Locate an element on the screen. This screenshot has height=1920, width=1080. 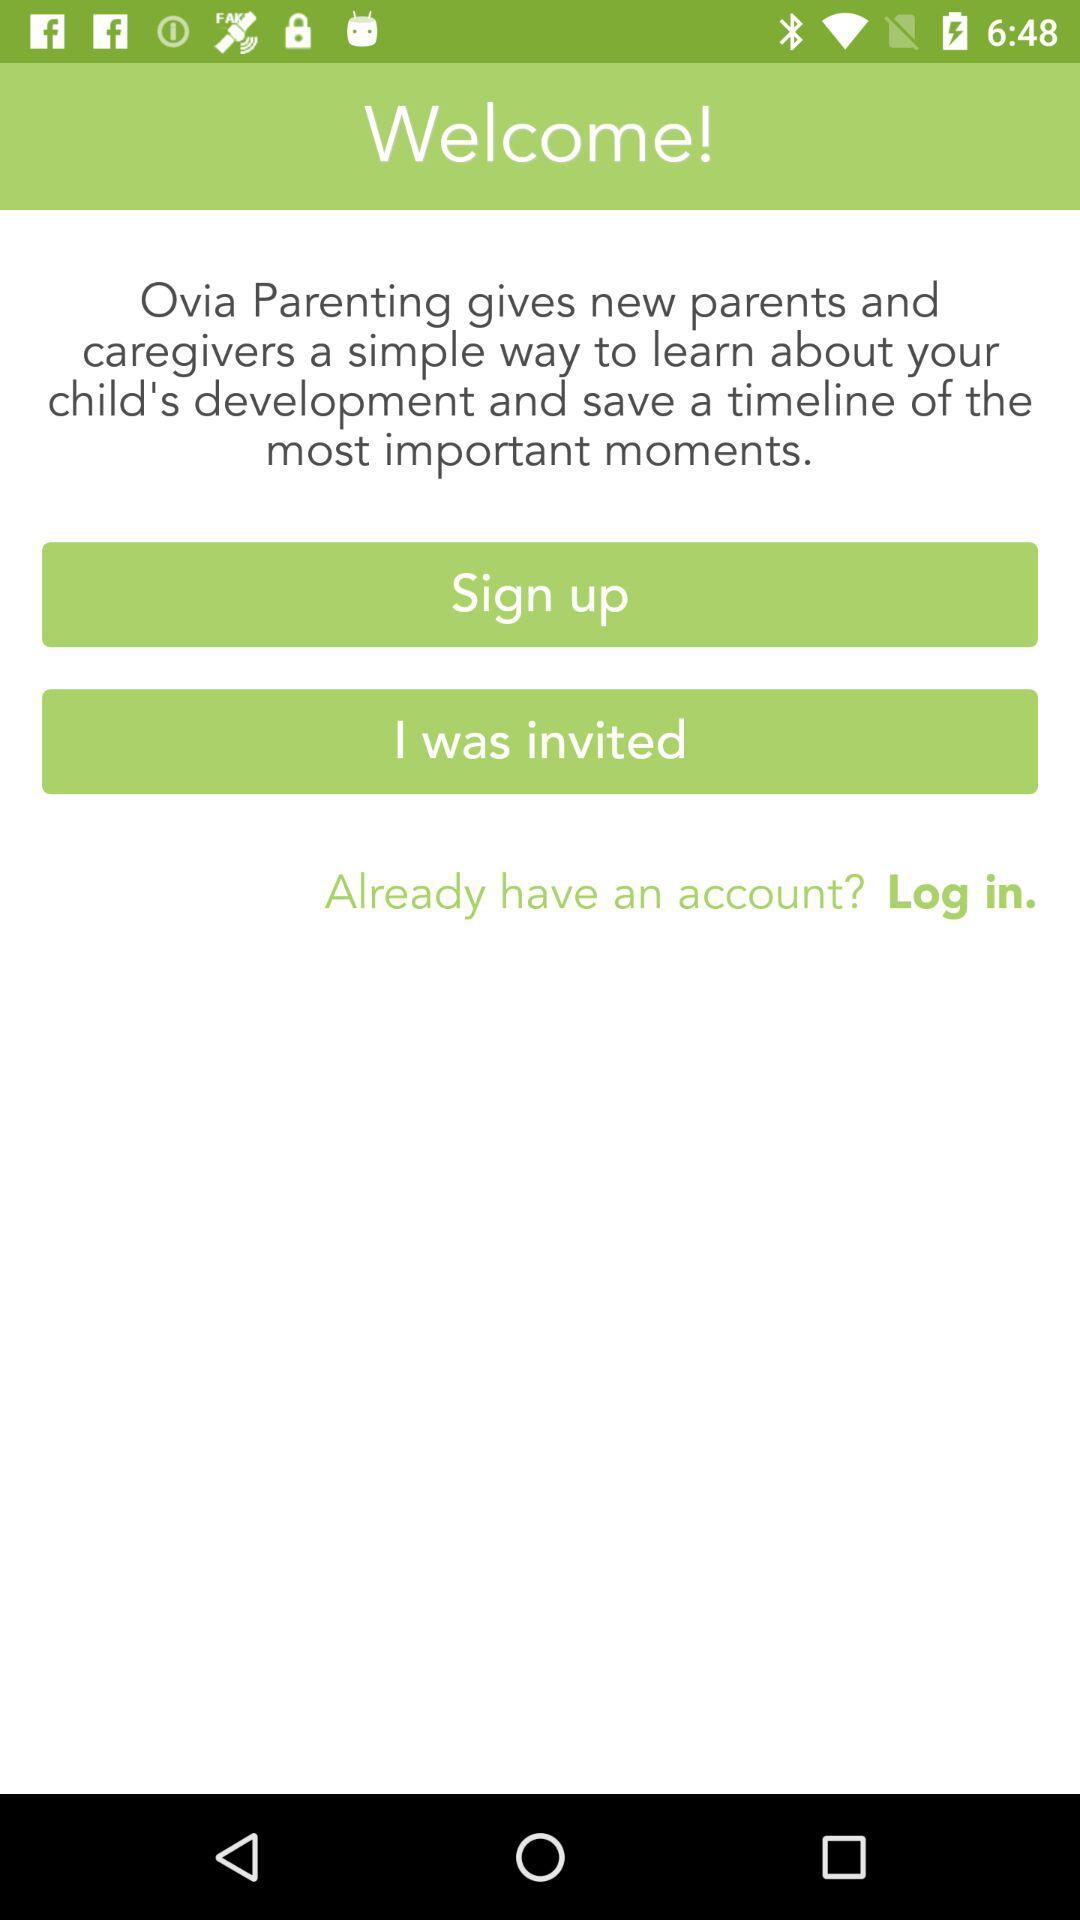
log in. is located at coordinates (950, 890).